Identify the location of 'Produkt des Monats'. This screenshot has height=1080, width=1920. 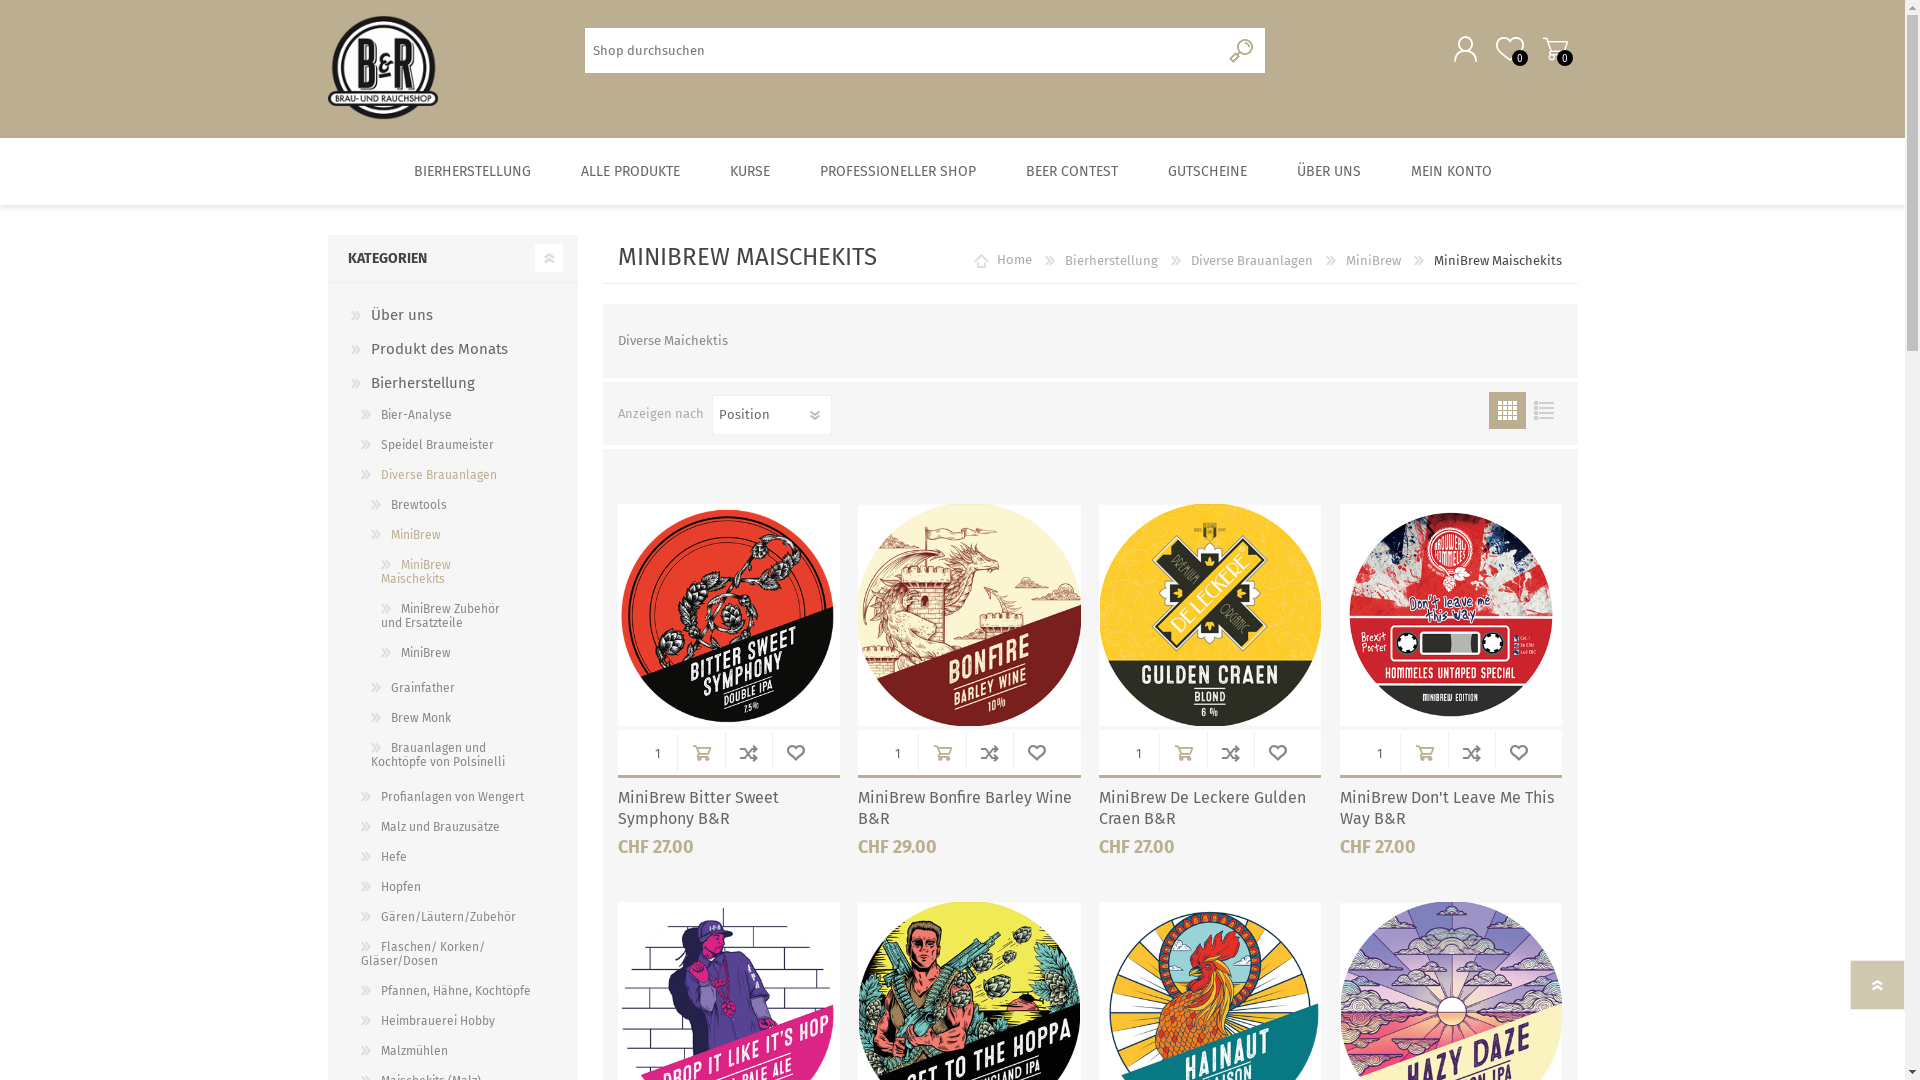
(428, 347).